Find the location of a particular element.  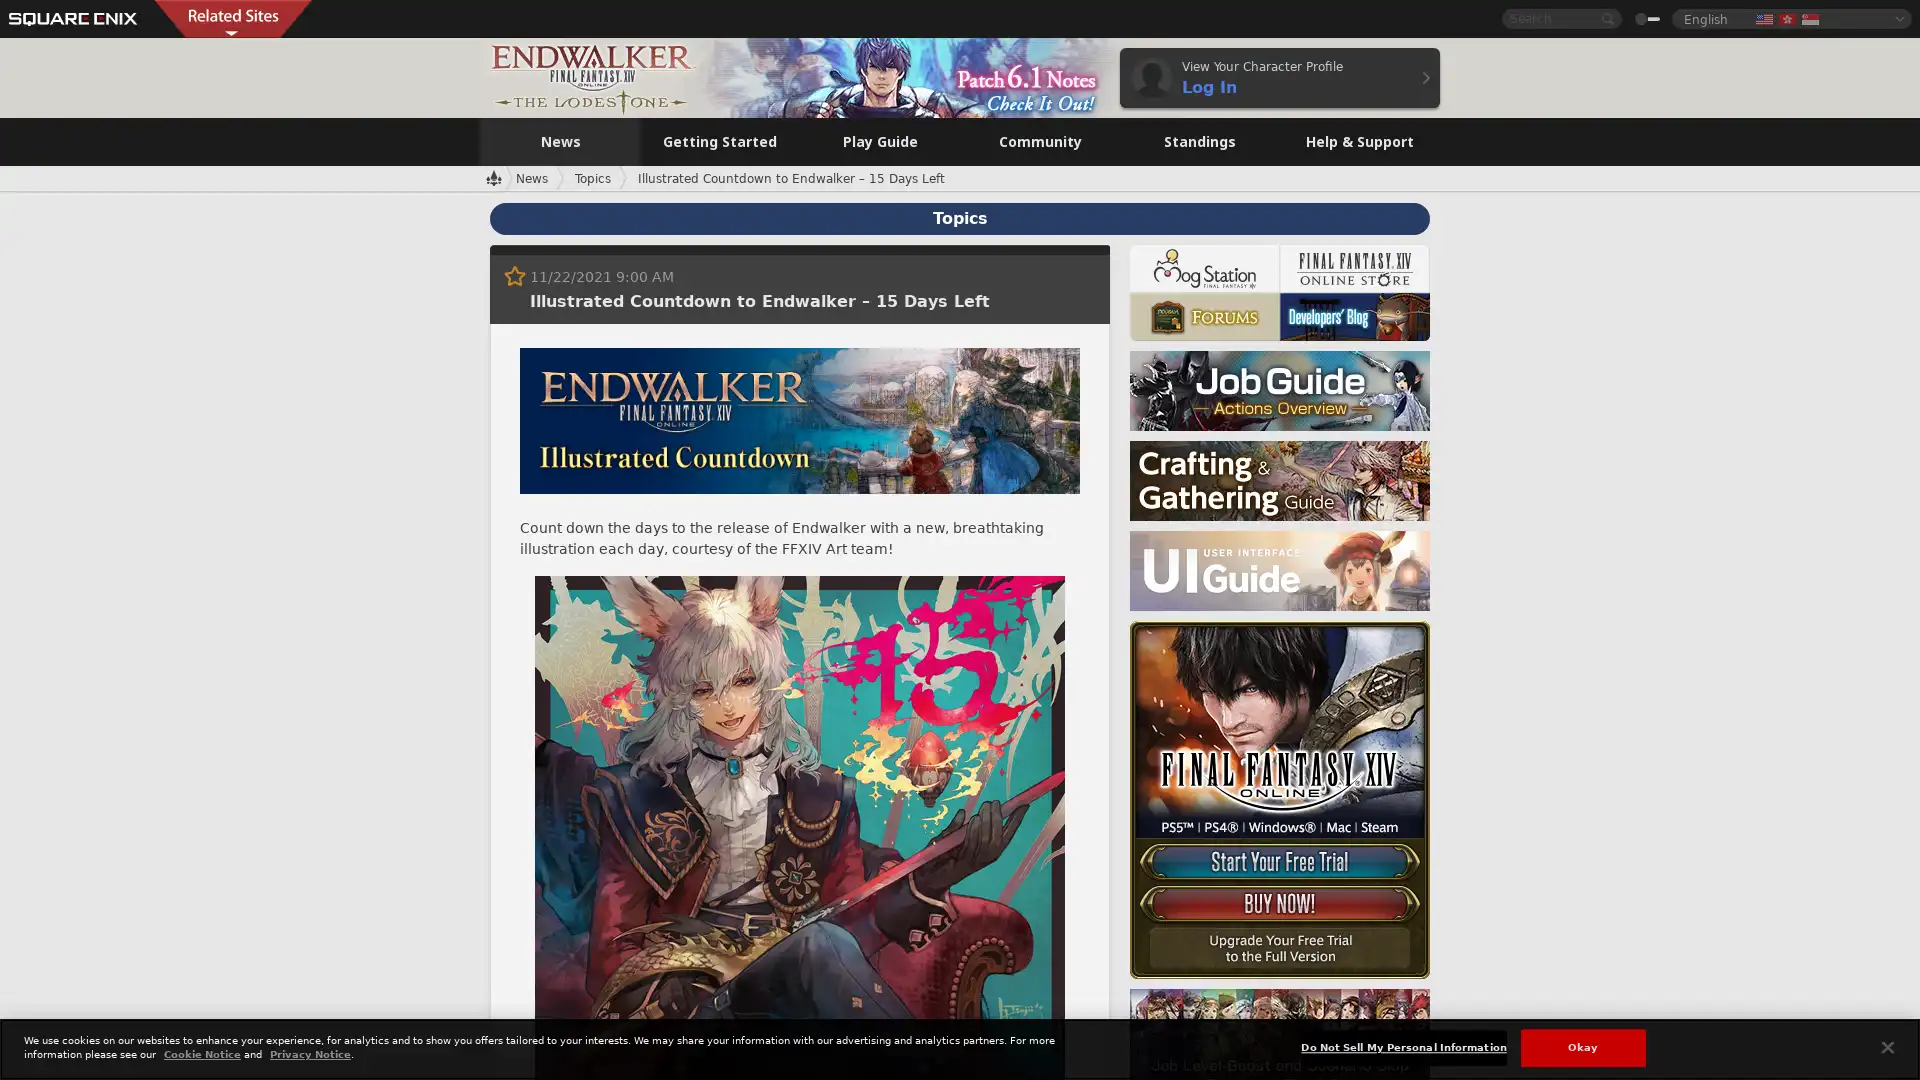

Close is located at coordinates (1886, 1045).